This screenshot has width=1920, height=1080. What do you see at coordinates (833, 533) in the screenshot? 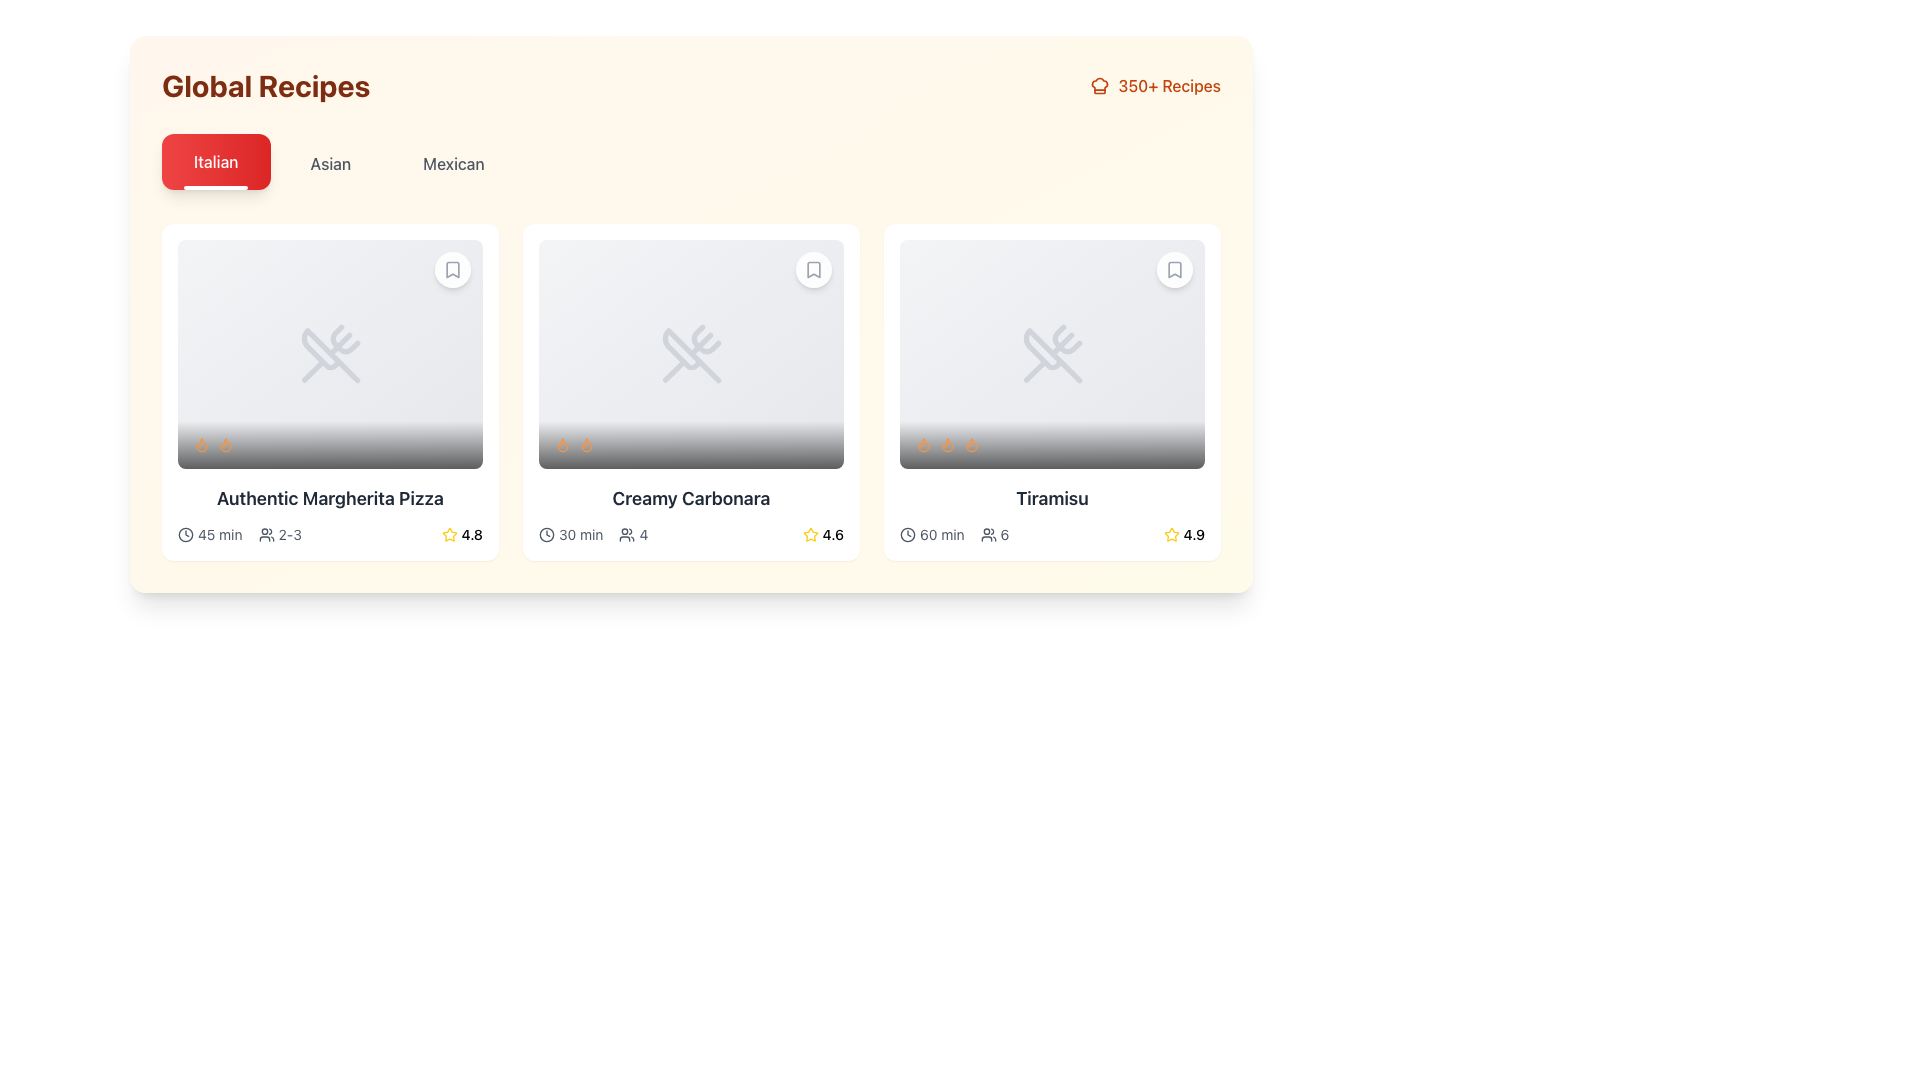
I see `rating value displayed in the text label indicating a score of '4.6', which is located at the bottom-right corner of the 'Creamy Carbonara' recipe card, adjacent to a yellow star icon` at bounding box center [833, 533].